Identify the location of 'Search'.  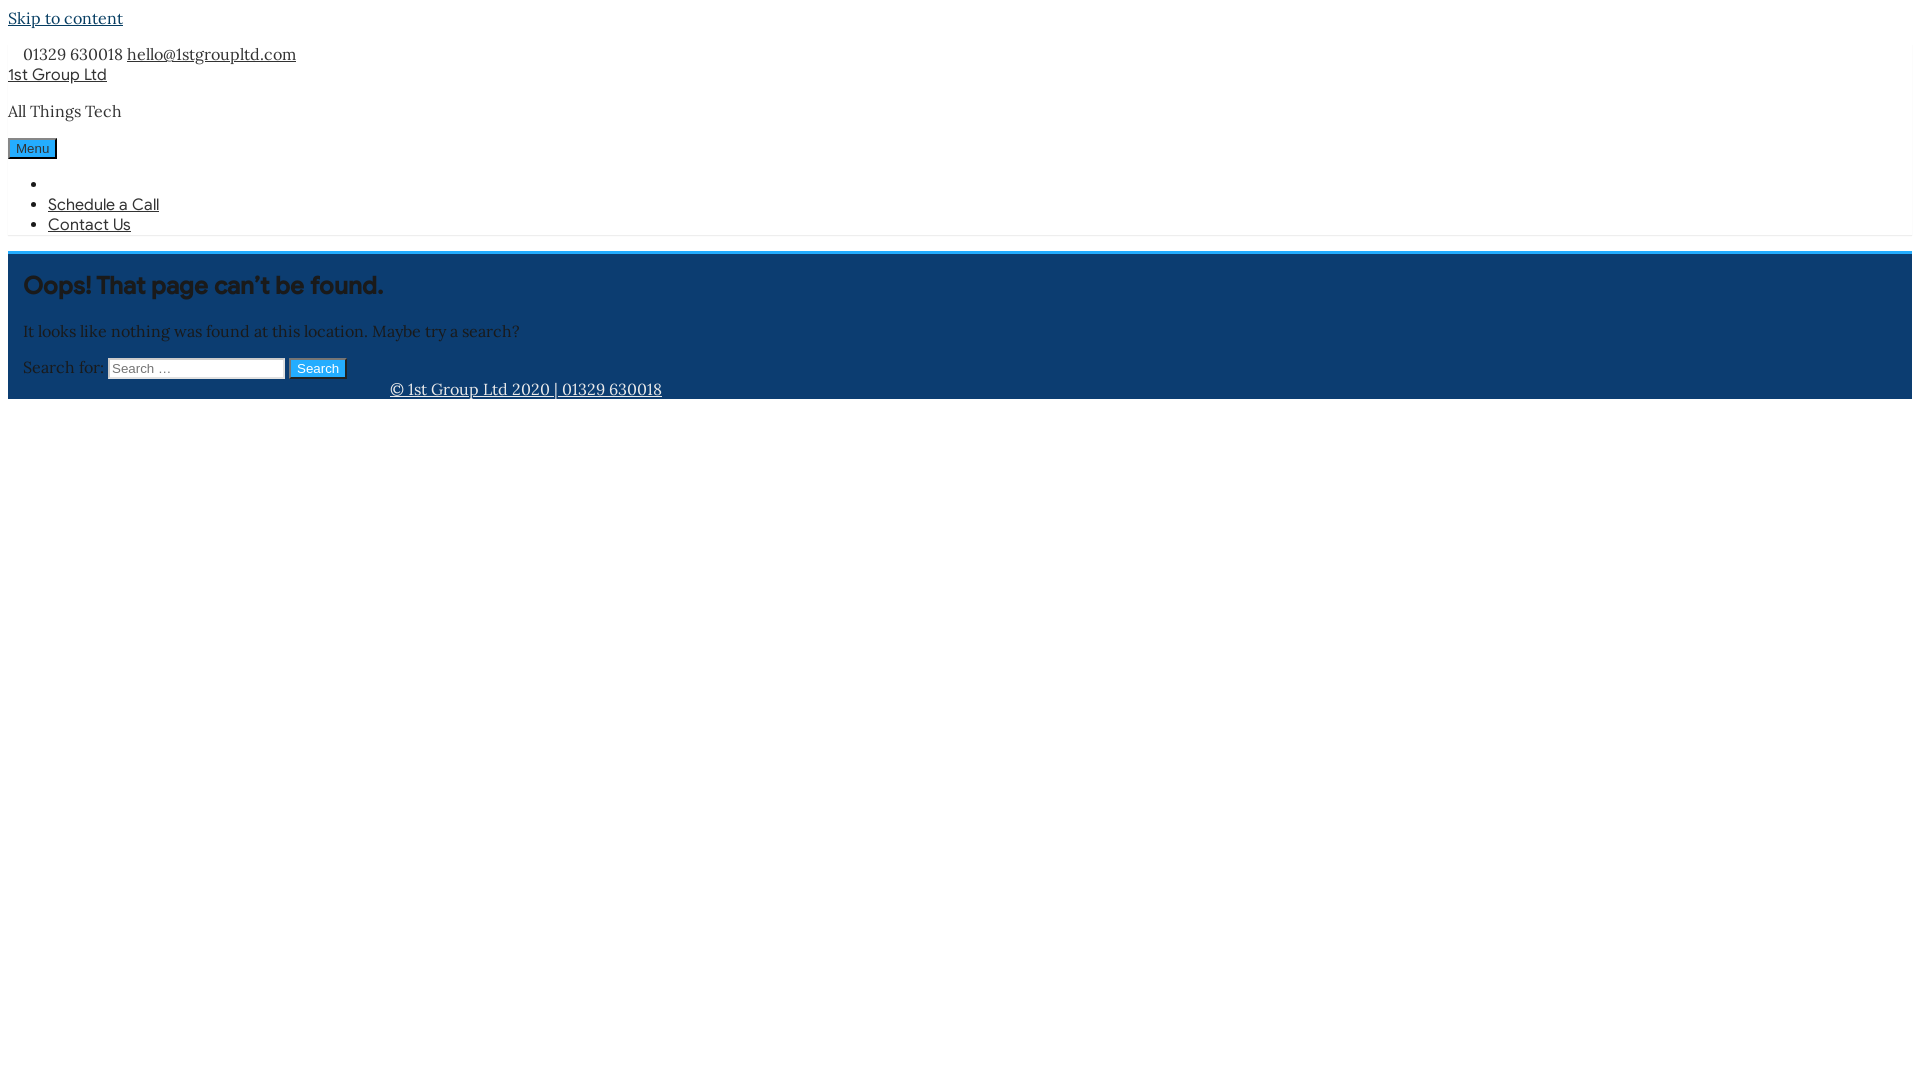
(287, 368).